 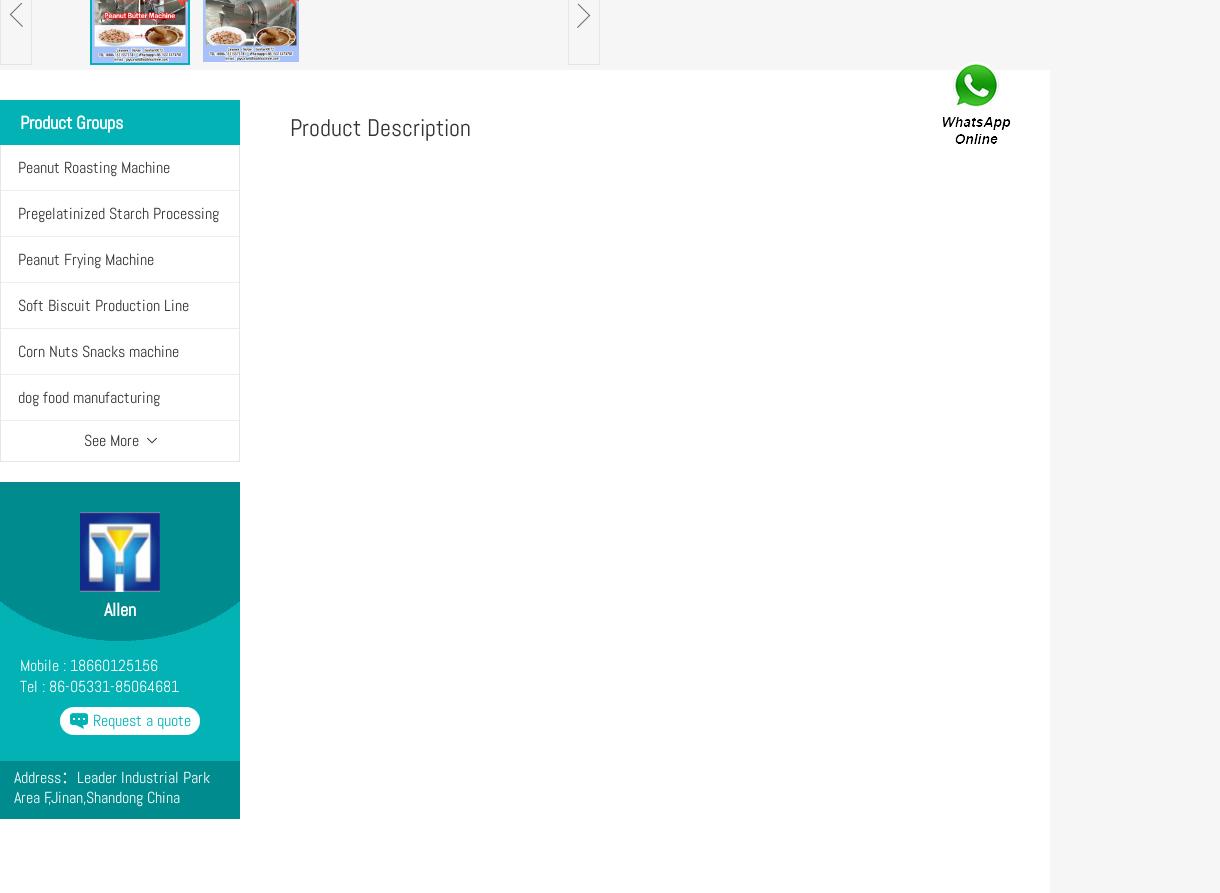 What do you see at coordinates (141, 720) in the screenshot?
I see `'Request a quote'` at bounding box center [141, 720].